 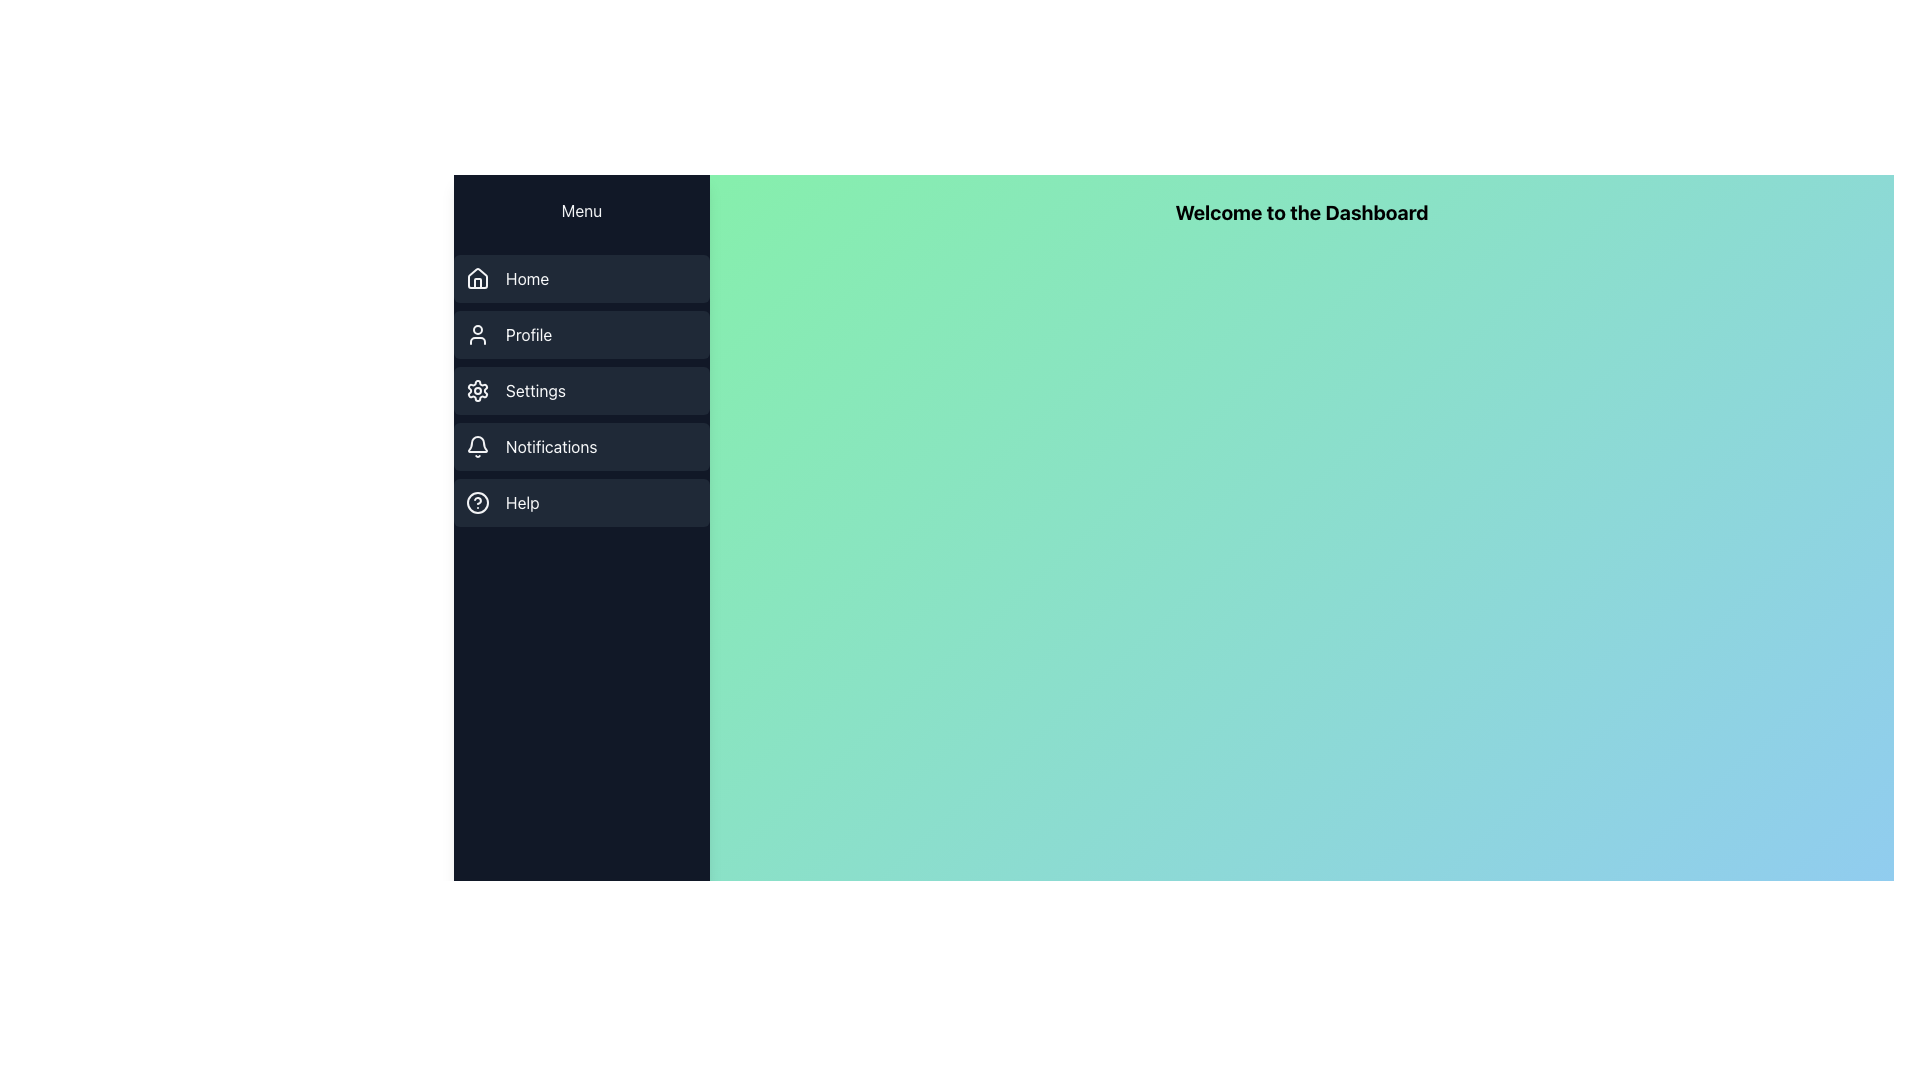 What do you see at coordinates (527, 278) in the screenshot?
I see `the Text Label indicating the home section of the sidebar menu, which is located to the right of the house icon` at bounding box center [527, 278].